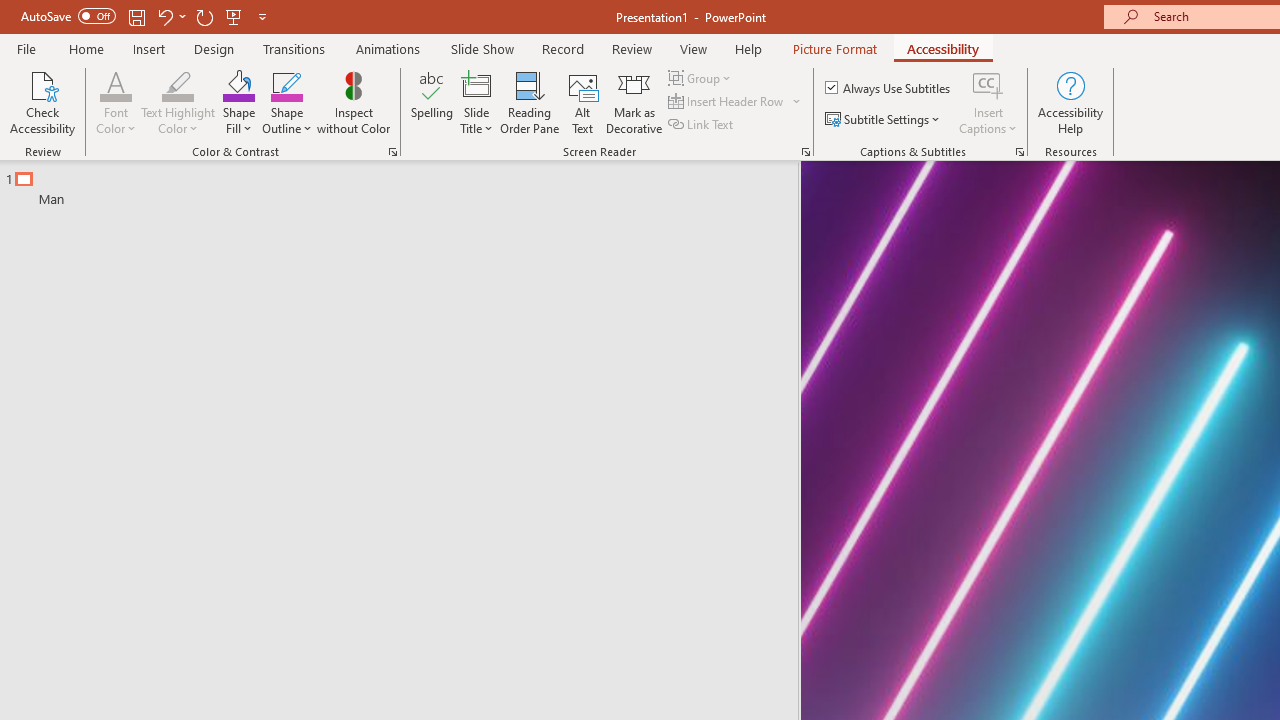 This screenshot has height=720, width=1280. I want to click on 'Picture Format', so click(835, 48).